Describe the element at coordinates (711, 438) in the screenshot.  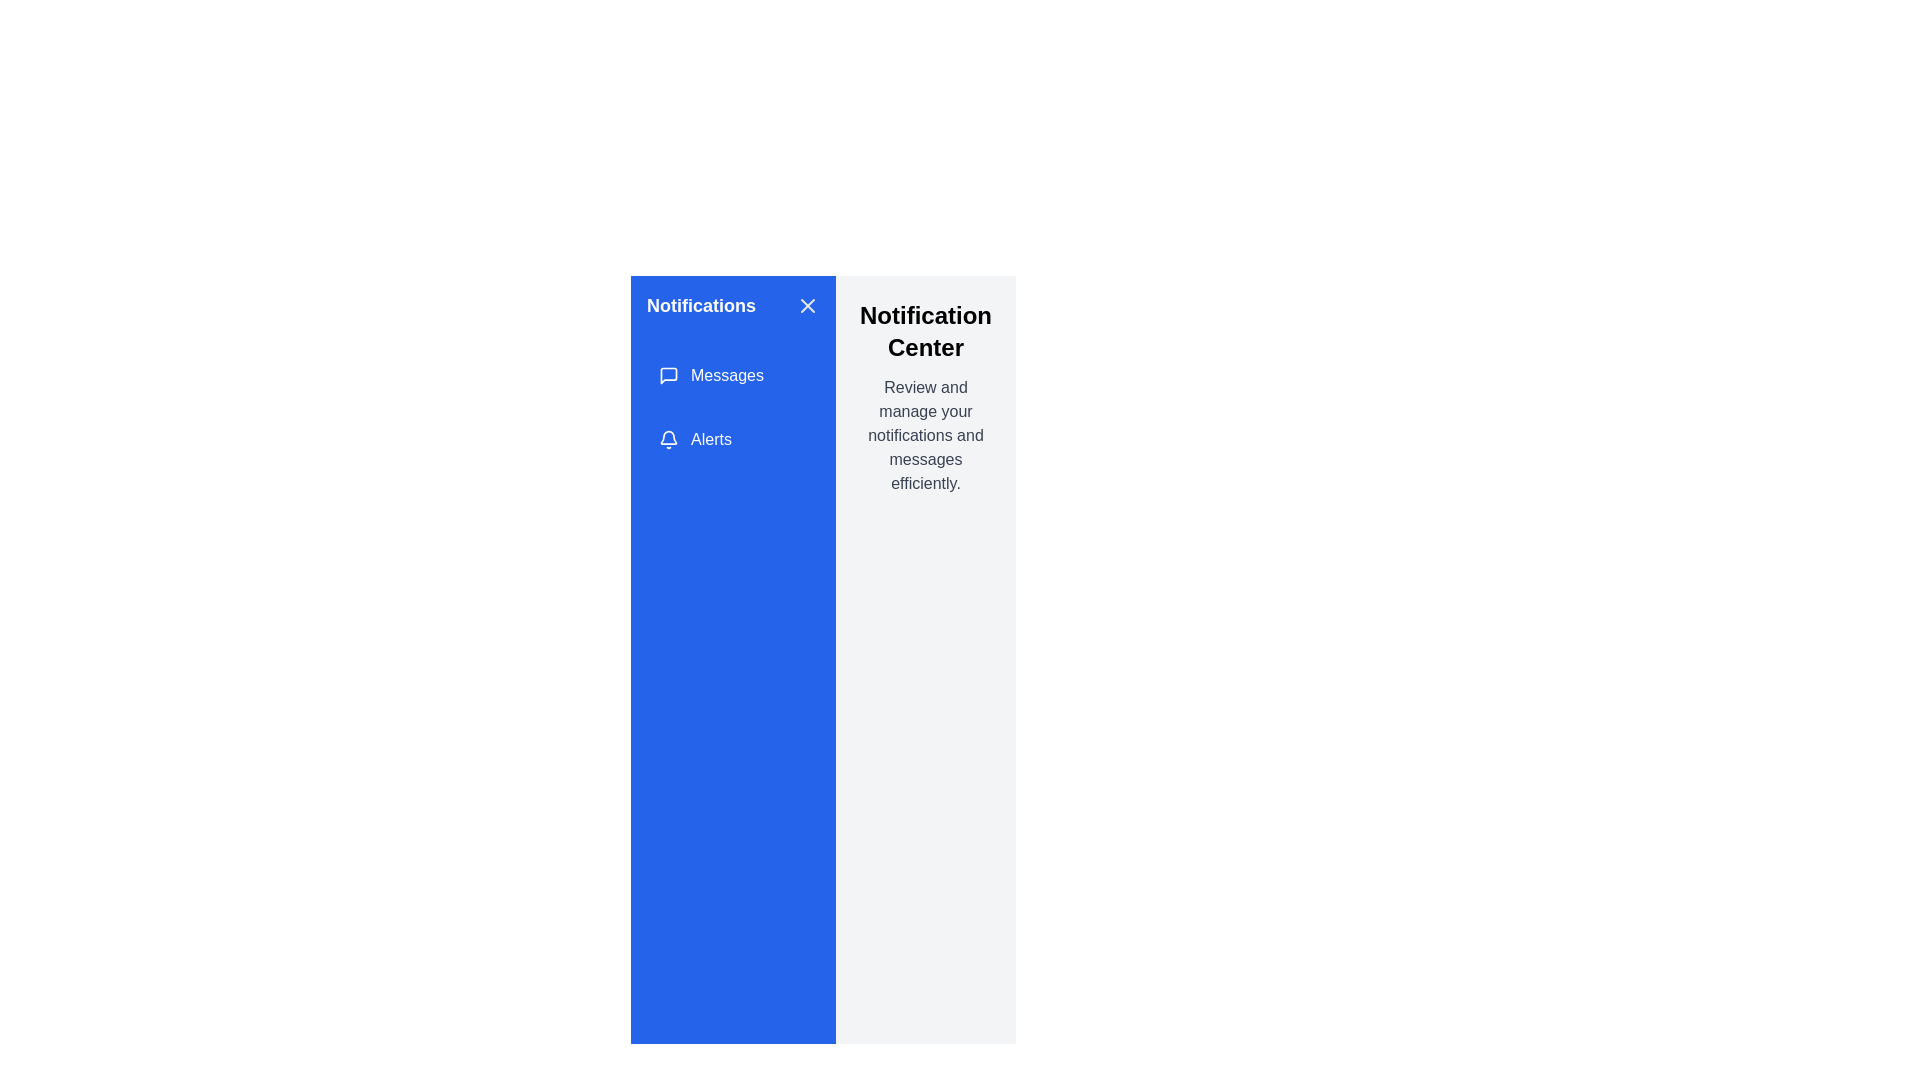
I see `the label for the alerts or notification section, located next to the bell icon in the blue sidebar, which is the second item in the list` at that location.